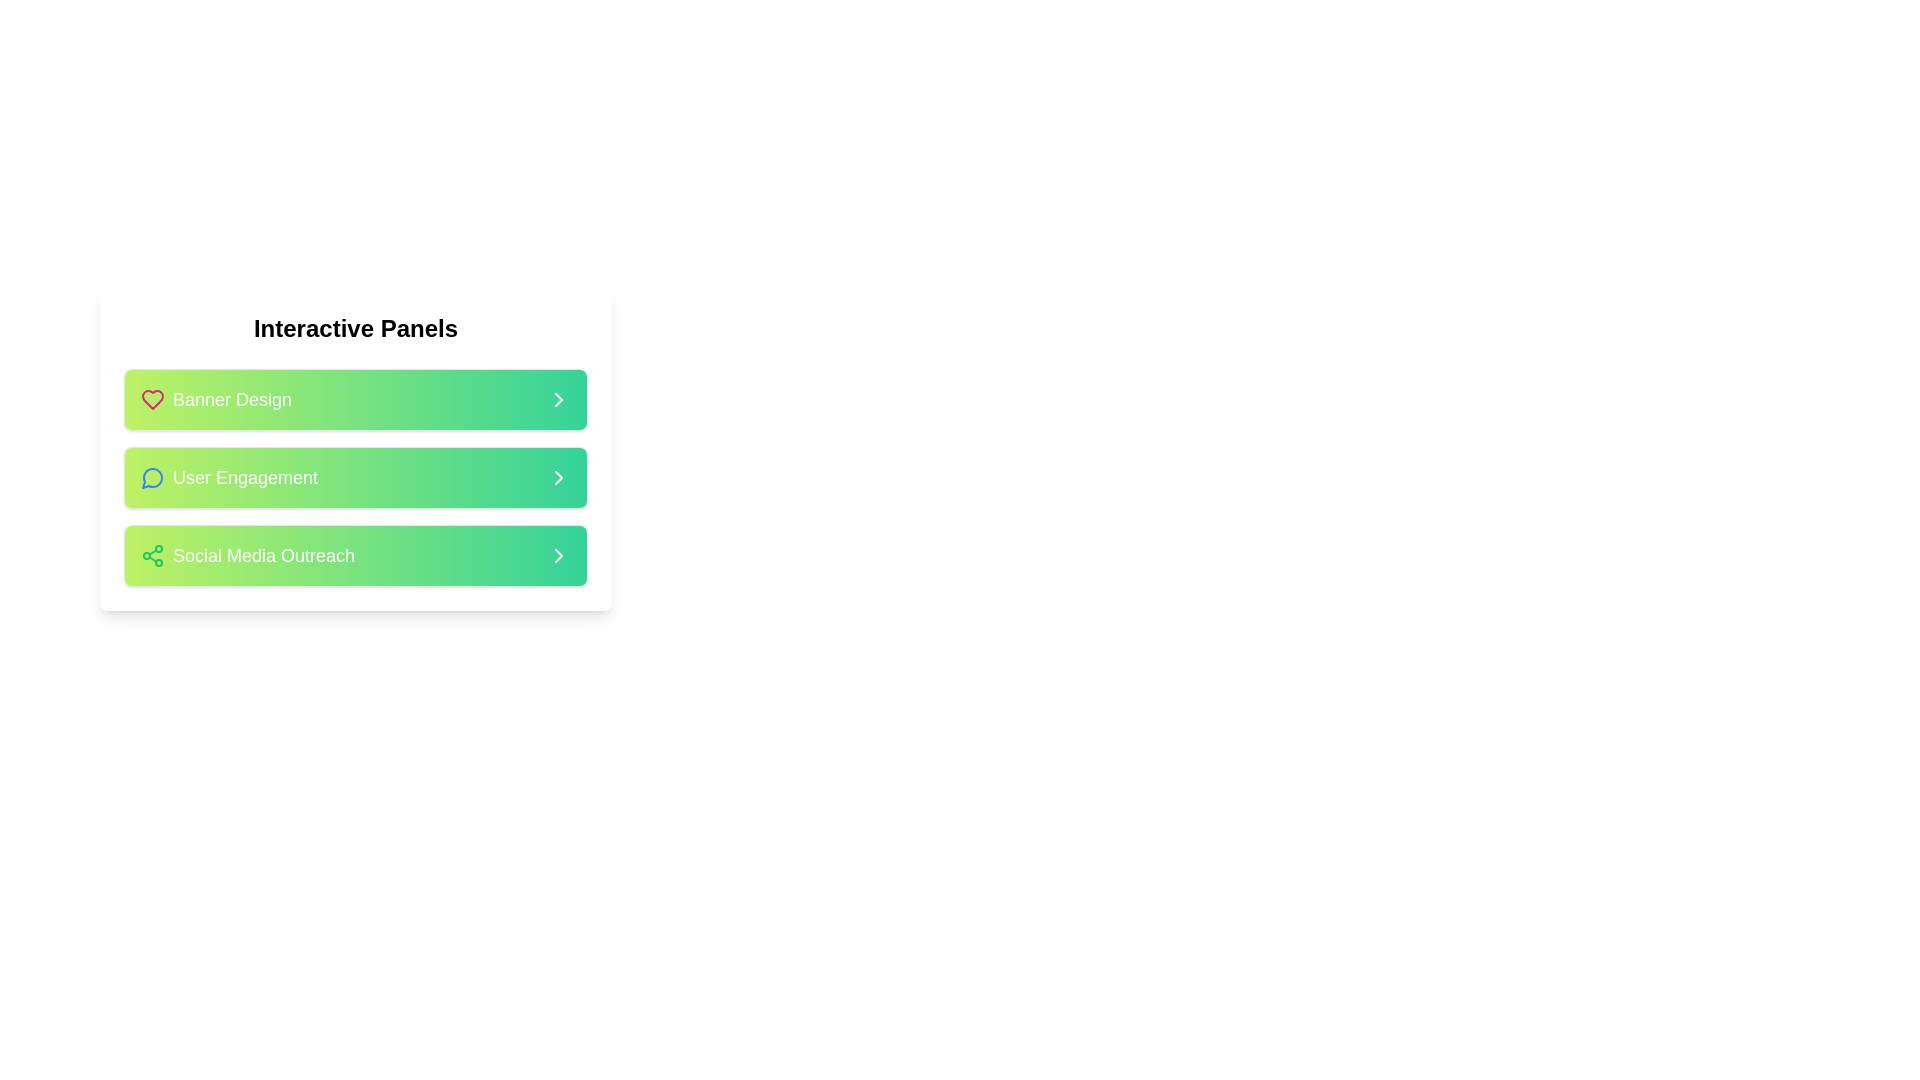 Image resolution: width=1920 pixels, height=1080 pixels. What do you see at coordinates (558, 555) in the screenshot?
I see `the interactive icon located in the rightmost region of the third button under the 'Interactive Panels' heading` at bounding box center [558, 555].